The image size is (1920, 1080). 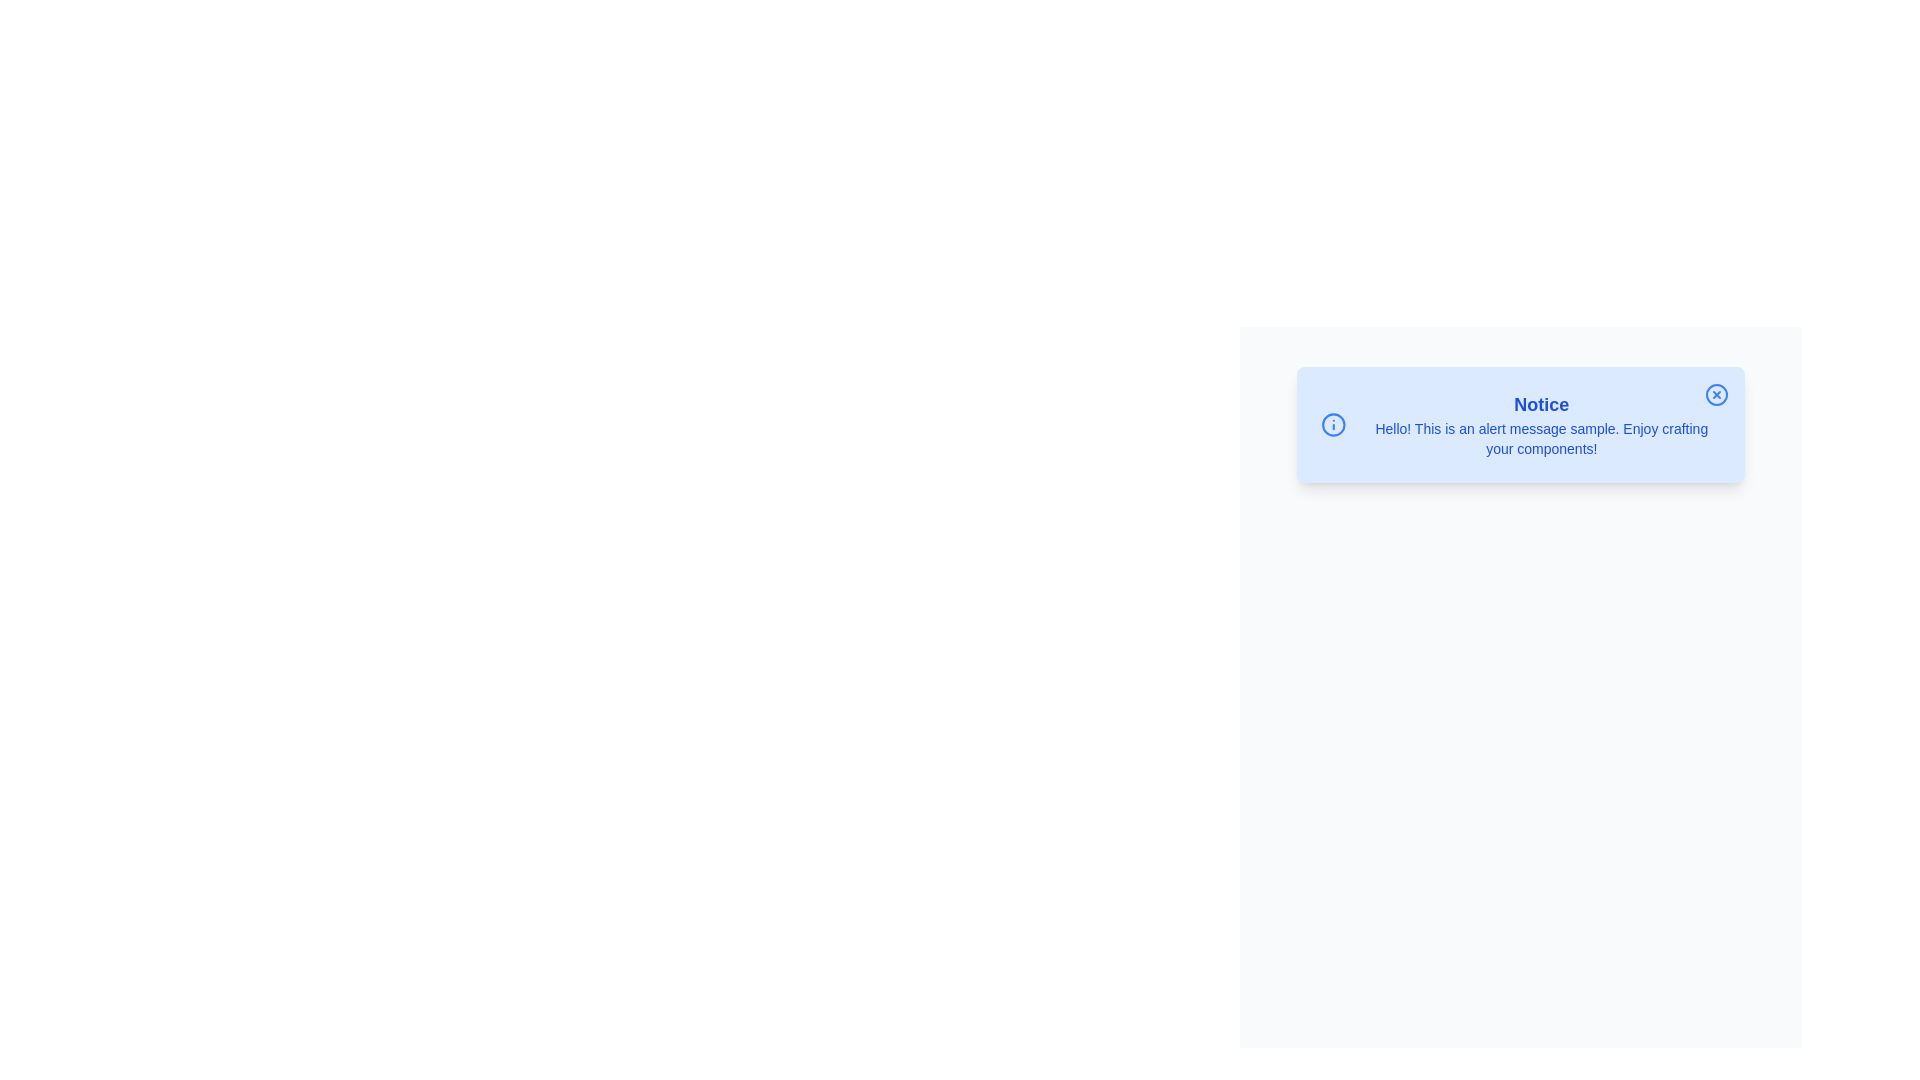 I want to click on the circular blue-bordered button with an 'X' icon in the top-right corner of the alert message, so click(x=1716, y=394).